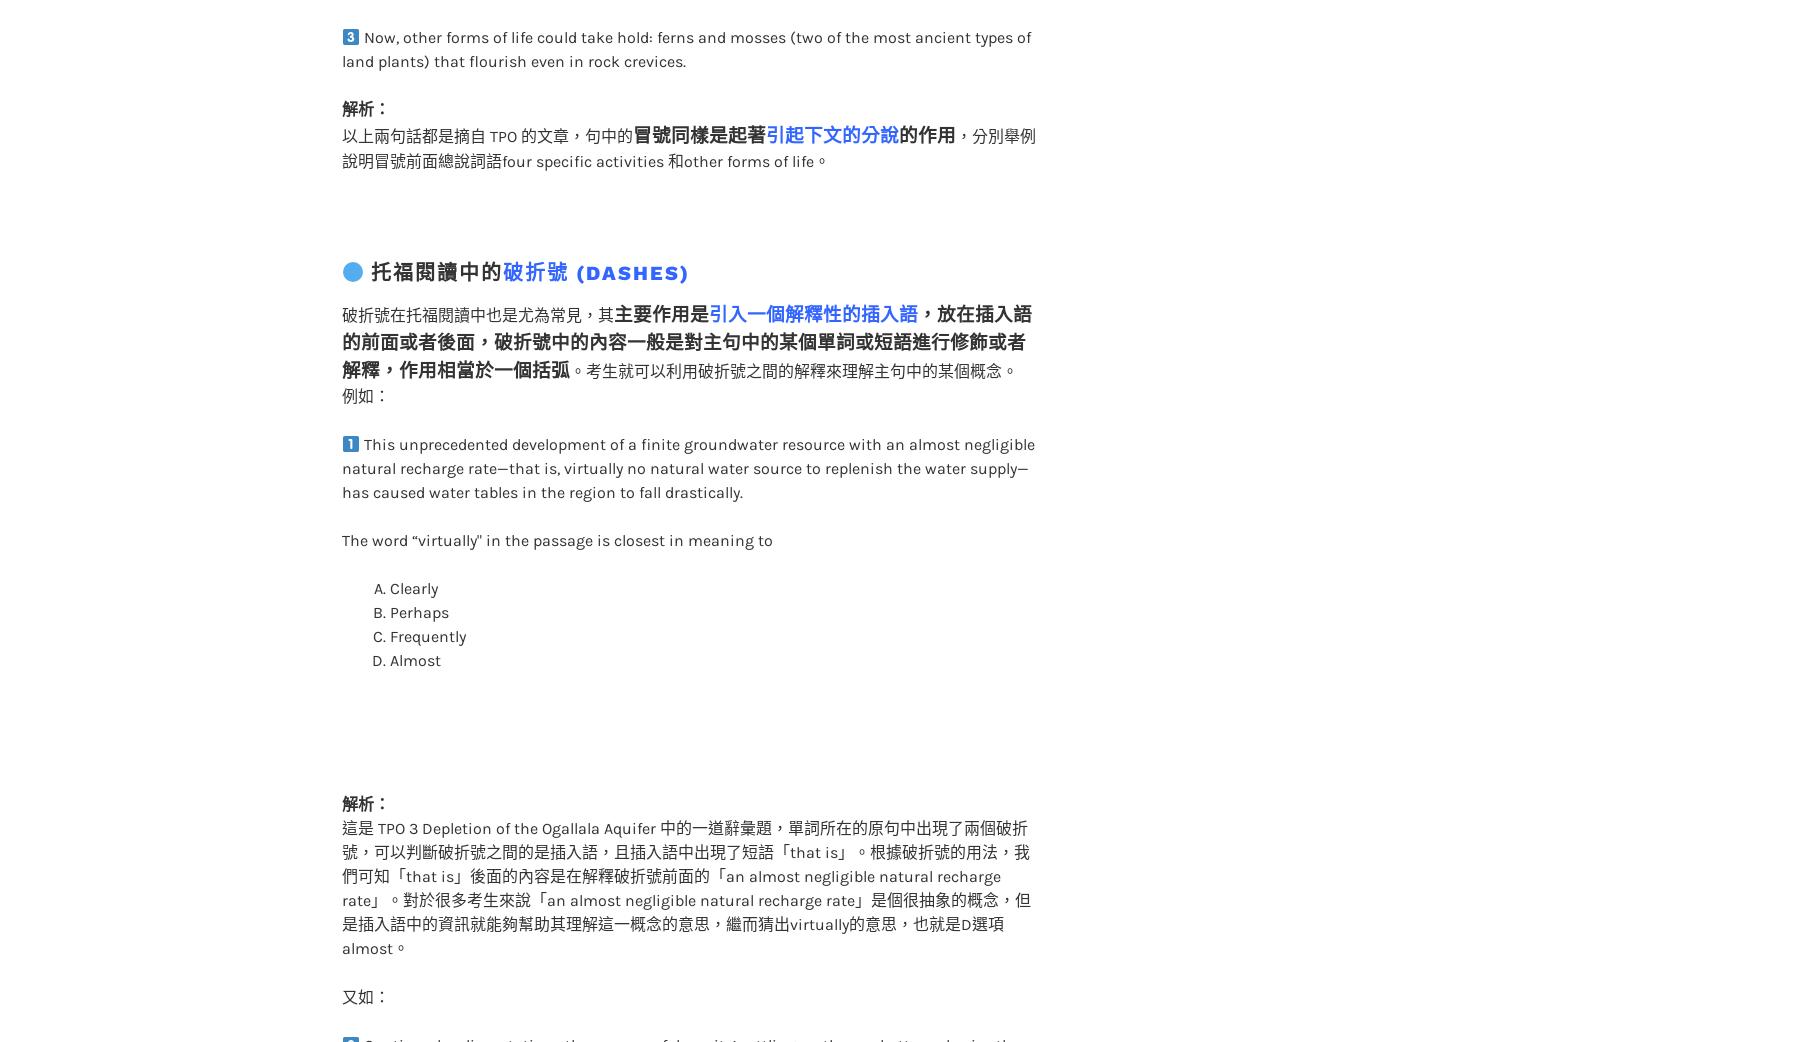  What do you see at coordinates (684, 848) in the screenshot?
I see `'這是 TPO 3 Depletion of the Ogallala Aquifer 中的一道辭彙題，單詞所在的原句中出現了兩個破折號，可以判斷破折號之間的是插入語，且插入語中出現了短語「that is」。根據破折號的用法，我們可知「that is」後面的內容是在解釋破折號前面的「an almost negligible natural recharge rate」。對於很多考生來說「an almost negligible natural recharge rate」是個很抽象的概念，但是插入語中的資訊就能夠幫助其理解這一概念的意思，繼而猜出virtually的意思，也就是D選項almost。'` at bounding box center [684, 848].